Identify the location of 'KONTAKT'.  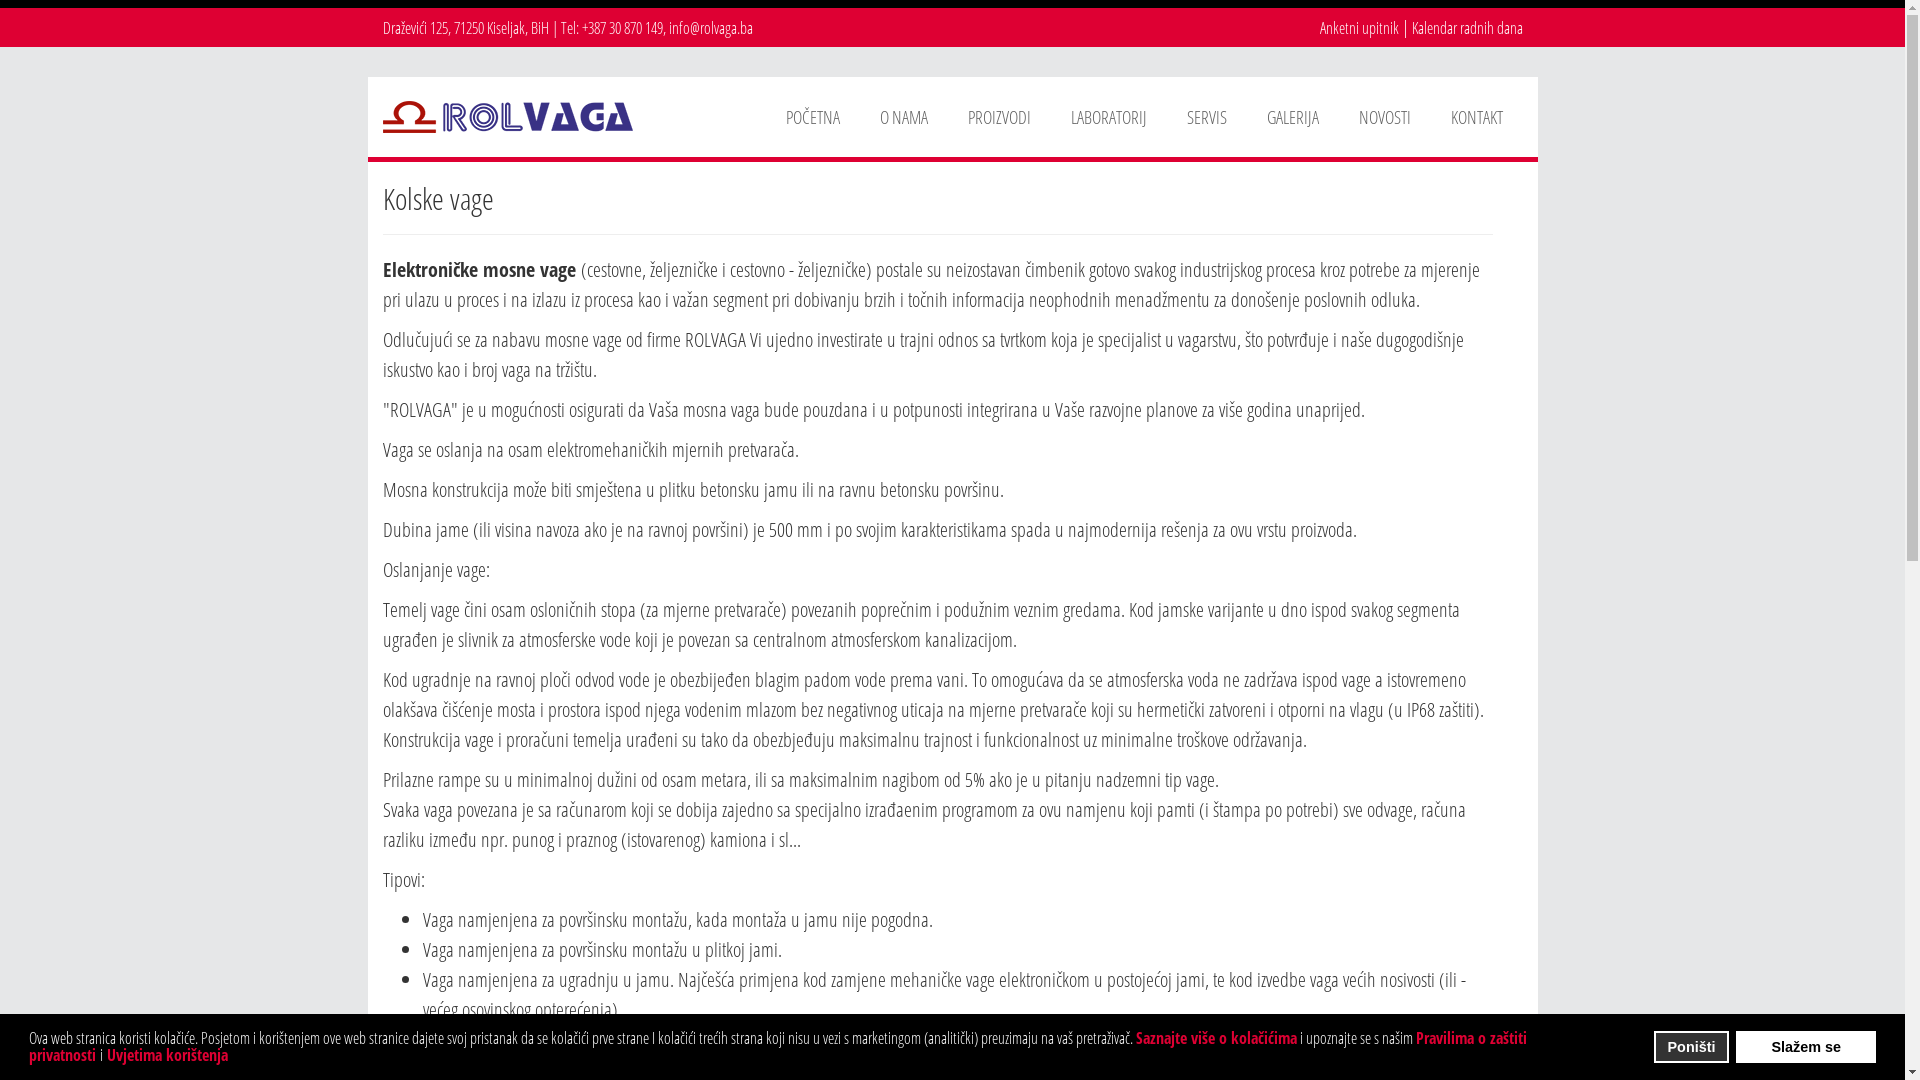
(1476, 116).